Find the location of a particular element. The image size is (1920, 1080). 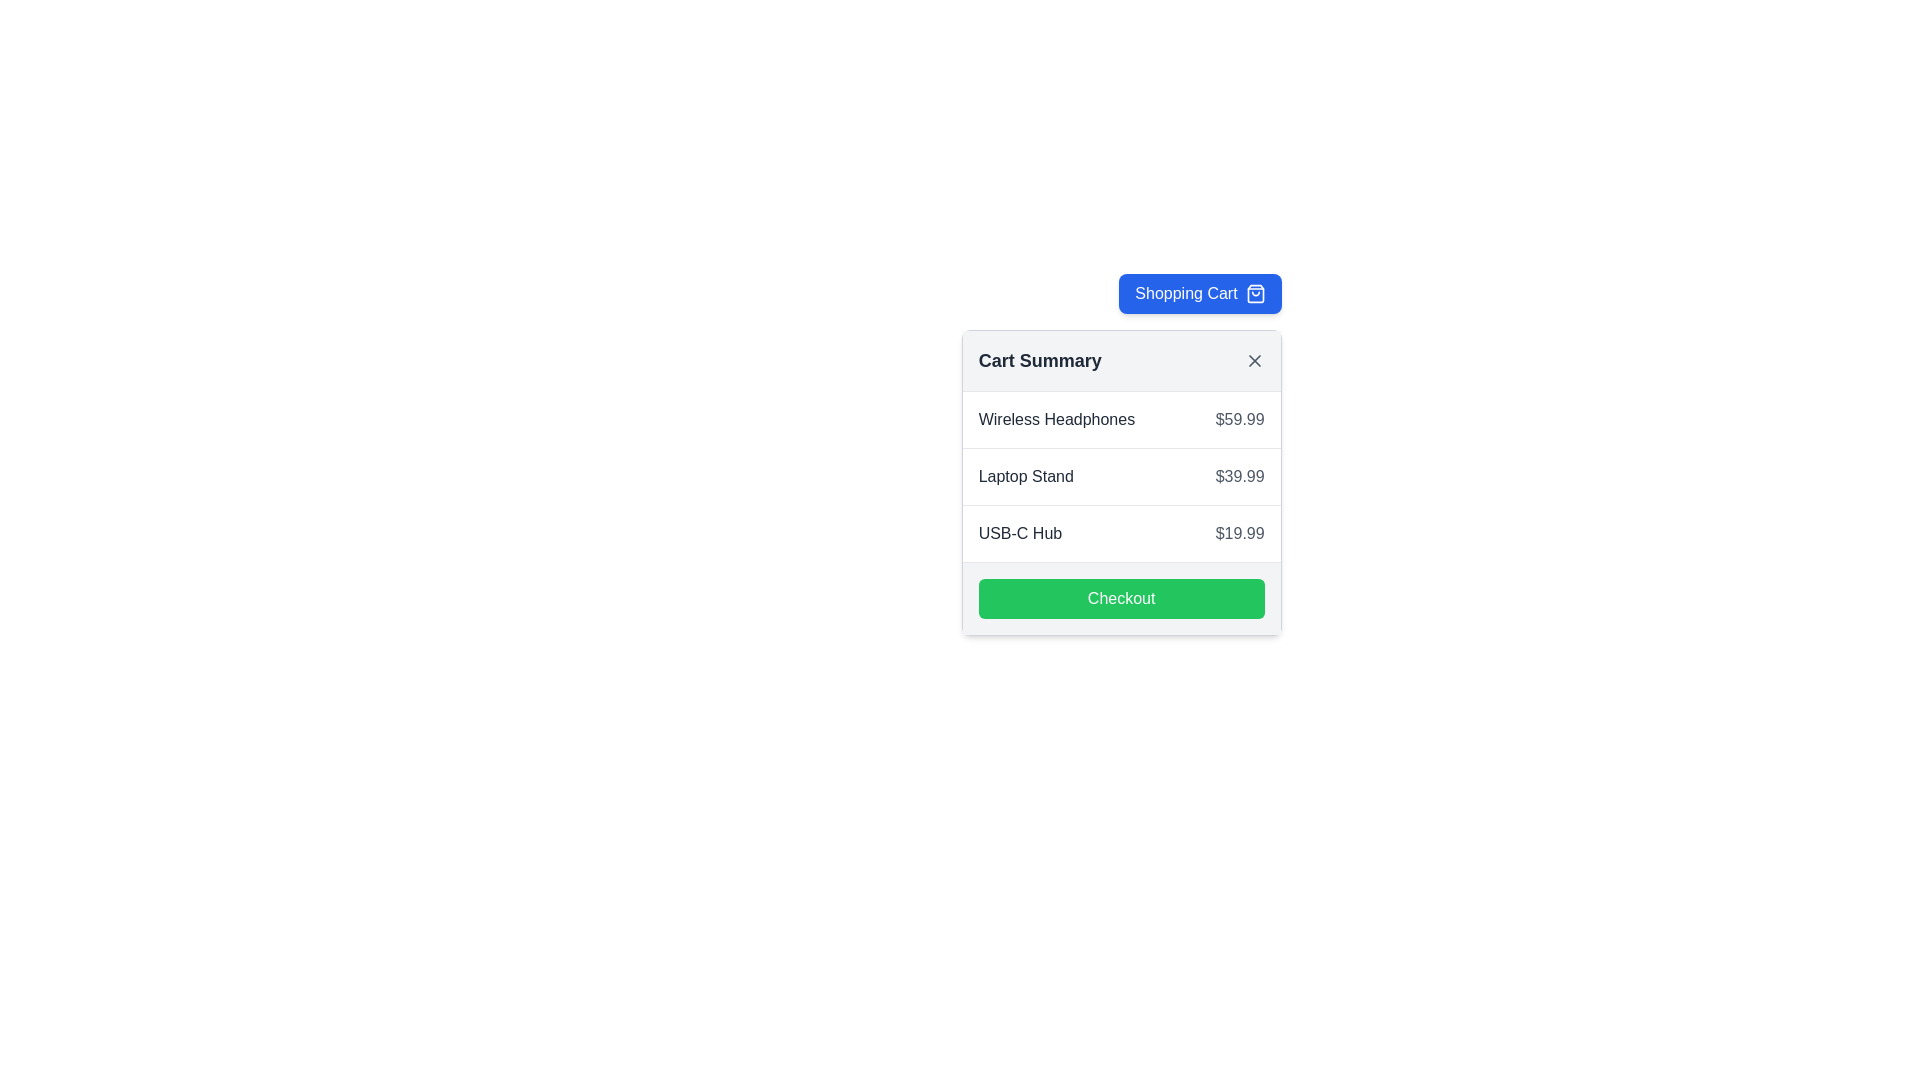

the 'Checkout' button, a green rectangular button with rounded corners located at the bottom of the 'Cart Summary' modal is located at coordinates (1121, 597).